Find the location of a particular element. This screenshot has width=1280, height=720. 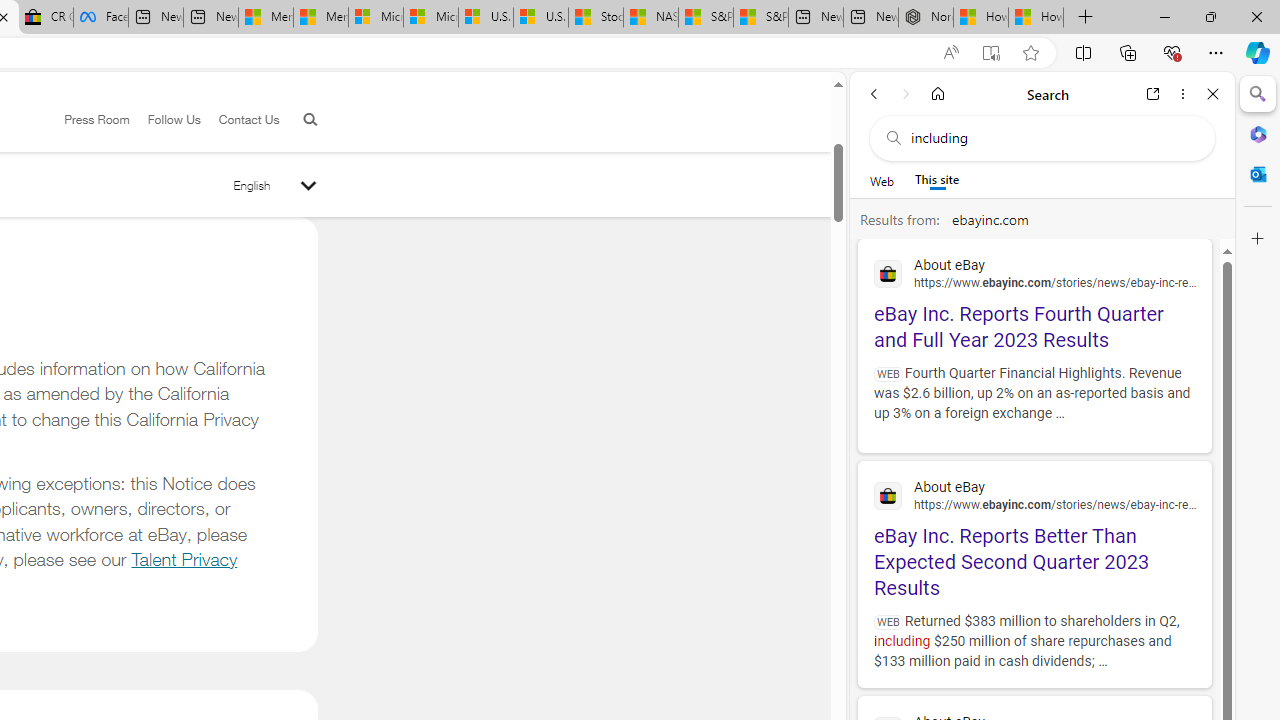

'This site scope' is located at coordinates (936, 180).